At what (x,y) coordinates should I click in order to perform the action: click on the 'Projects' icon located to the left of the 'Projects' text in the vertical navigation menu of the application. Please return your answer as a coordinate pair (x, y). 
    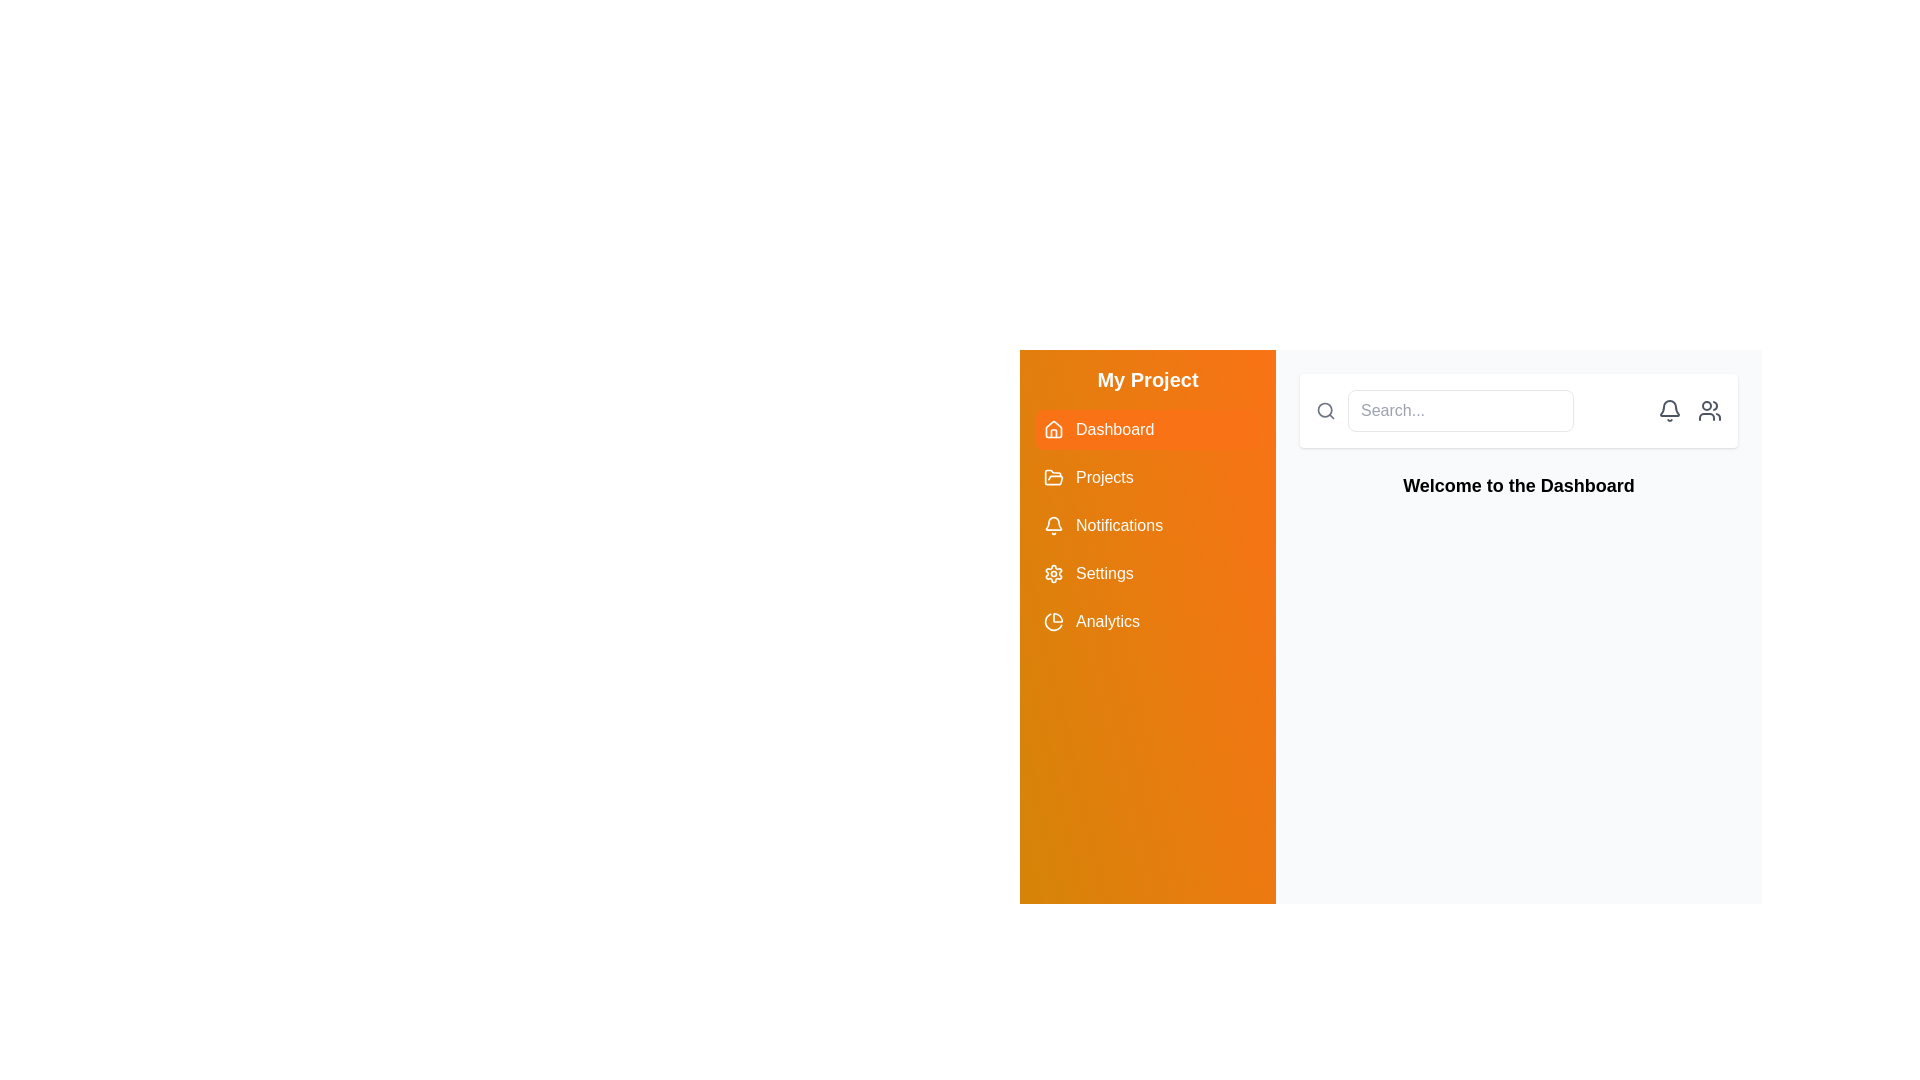
    Looking at the image, I should click on (1053, 478).